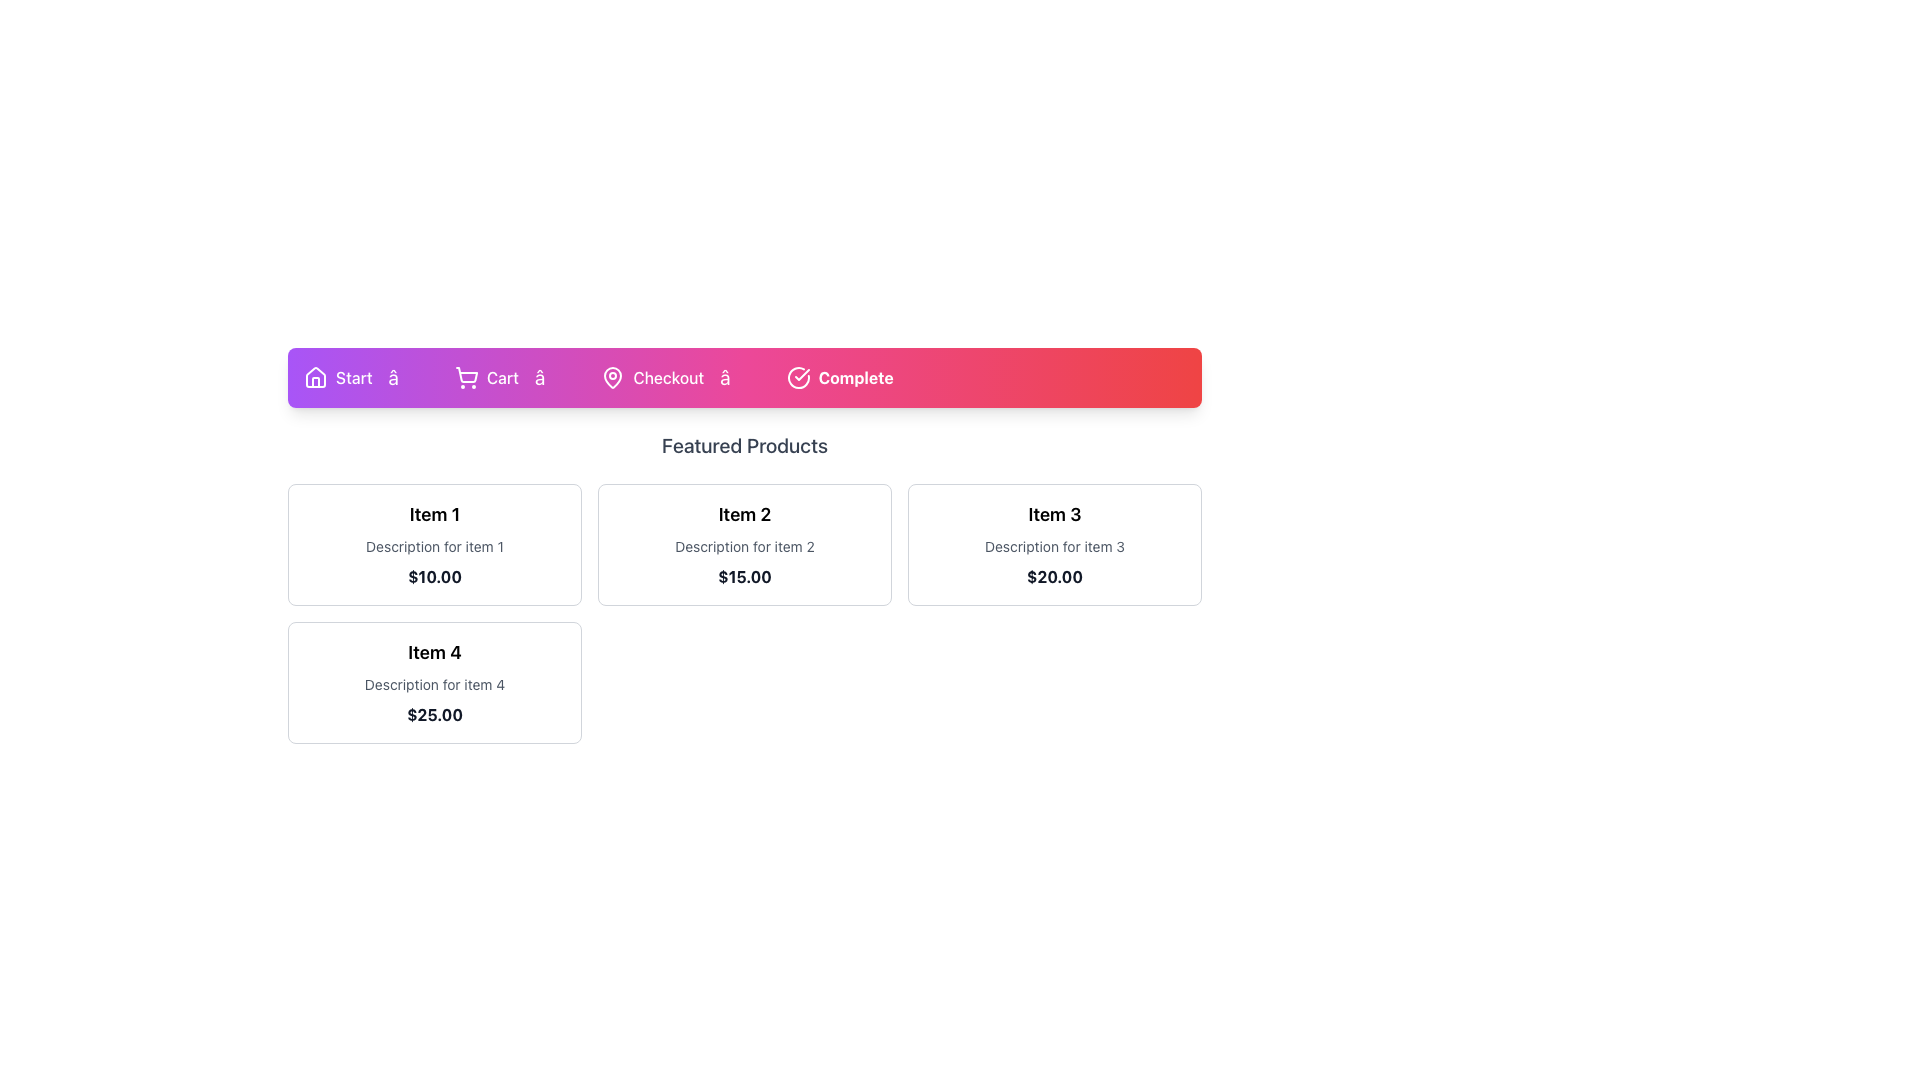 This screenshot has width=1920, height=1080. Describe the element at coordinates (434, 684) in the screenshot. I see `the static text label that describes the product 'Item 4', located within the fourth product card, positioned between the title and the price` at that location.